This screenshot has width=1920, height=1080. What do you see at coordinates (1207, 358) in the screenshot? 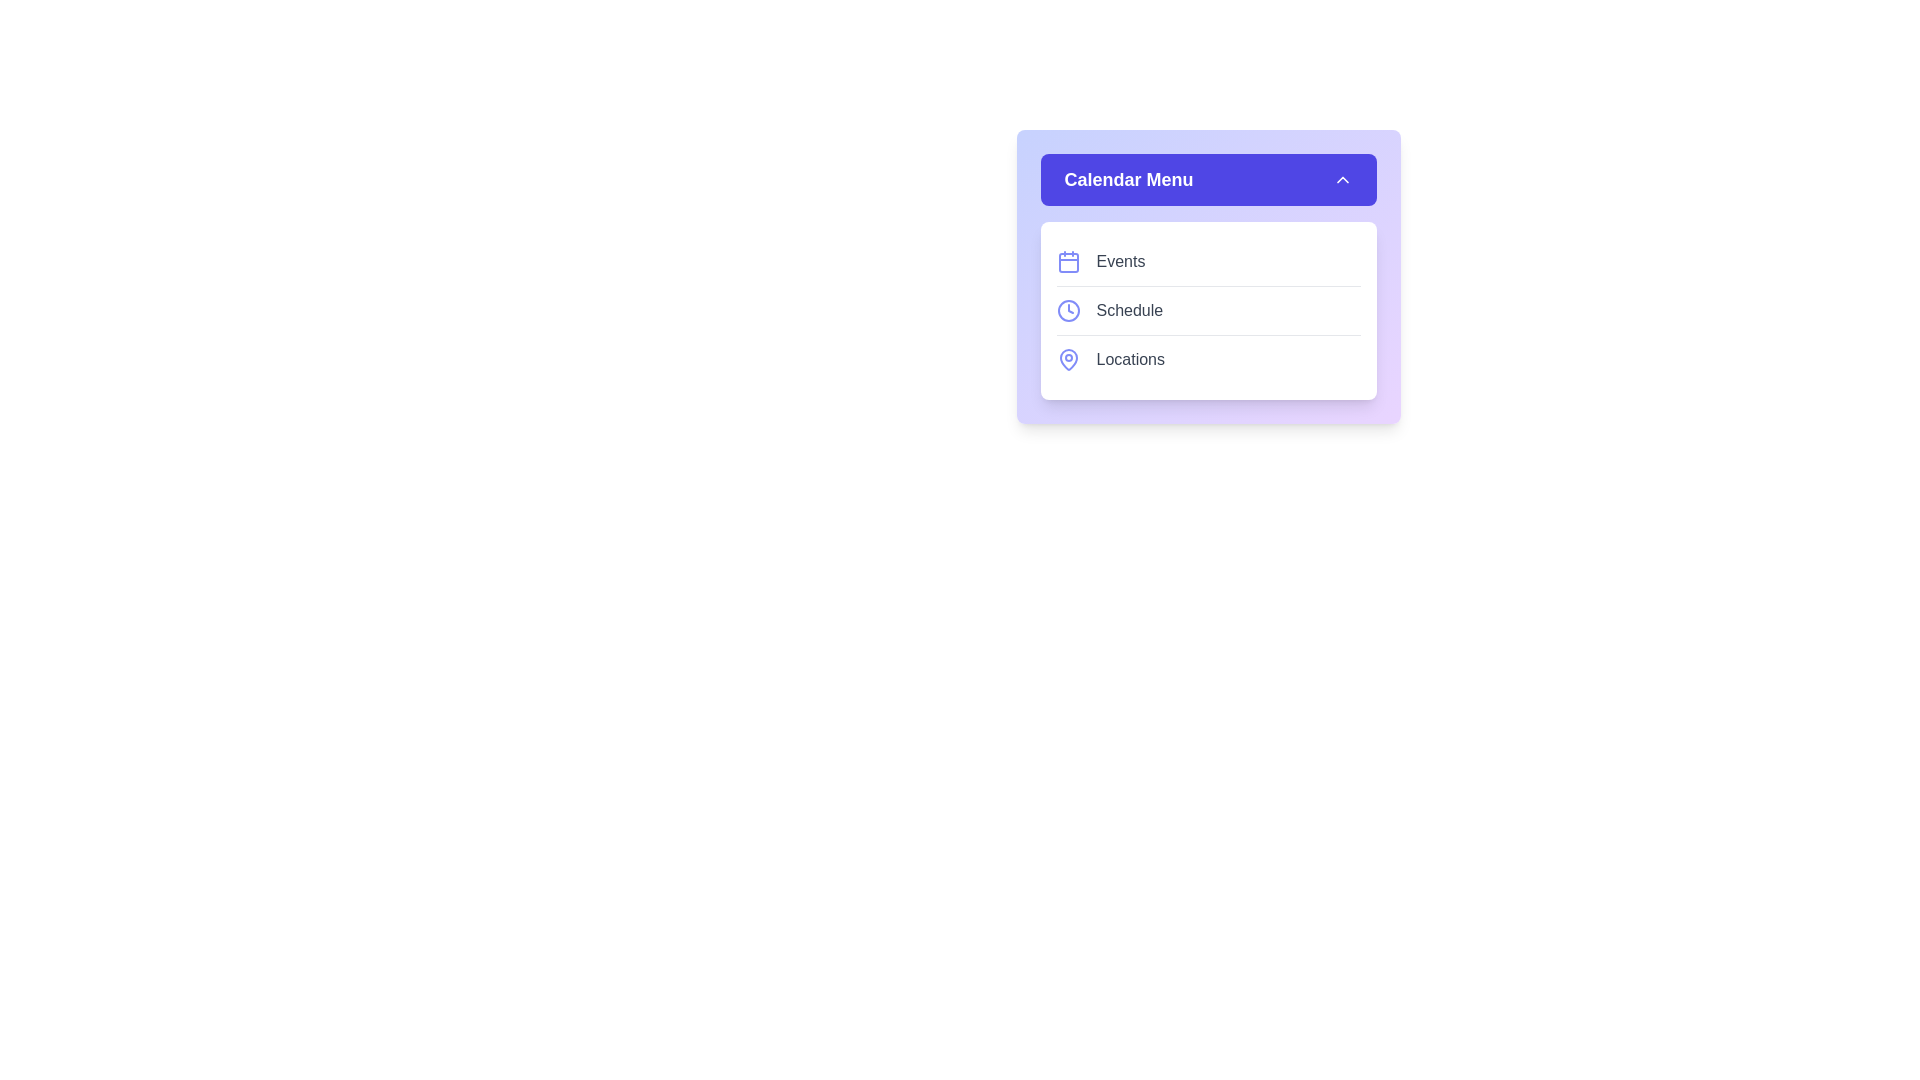
I see `the menu item Locations` at bounding box center [1207, 358].